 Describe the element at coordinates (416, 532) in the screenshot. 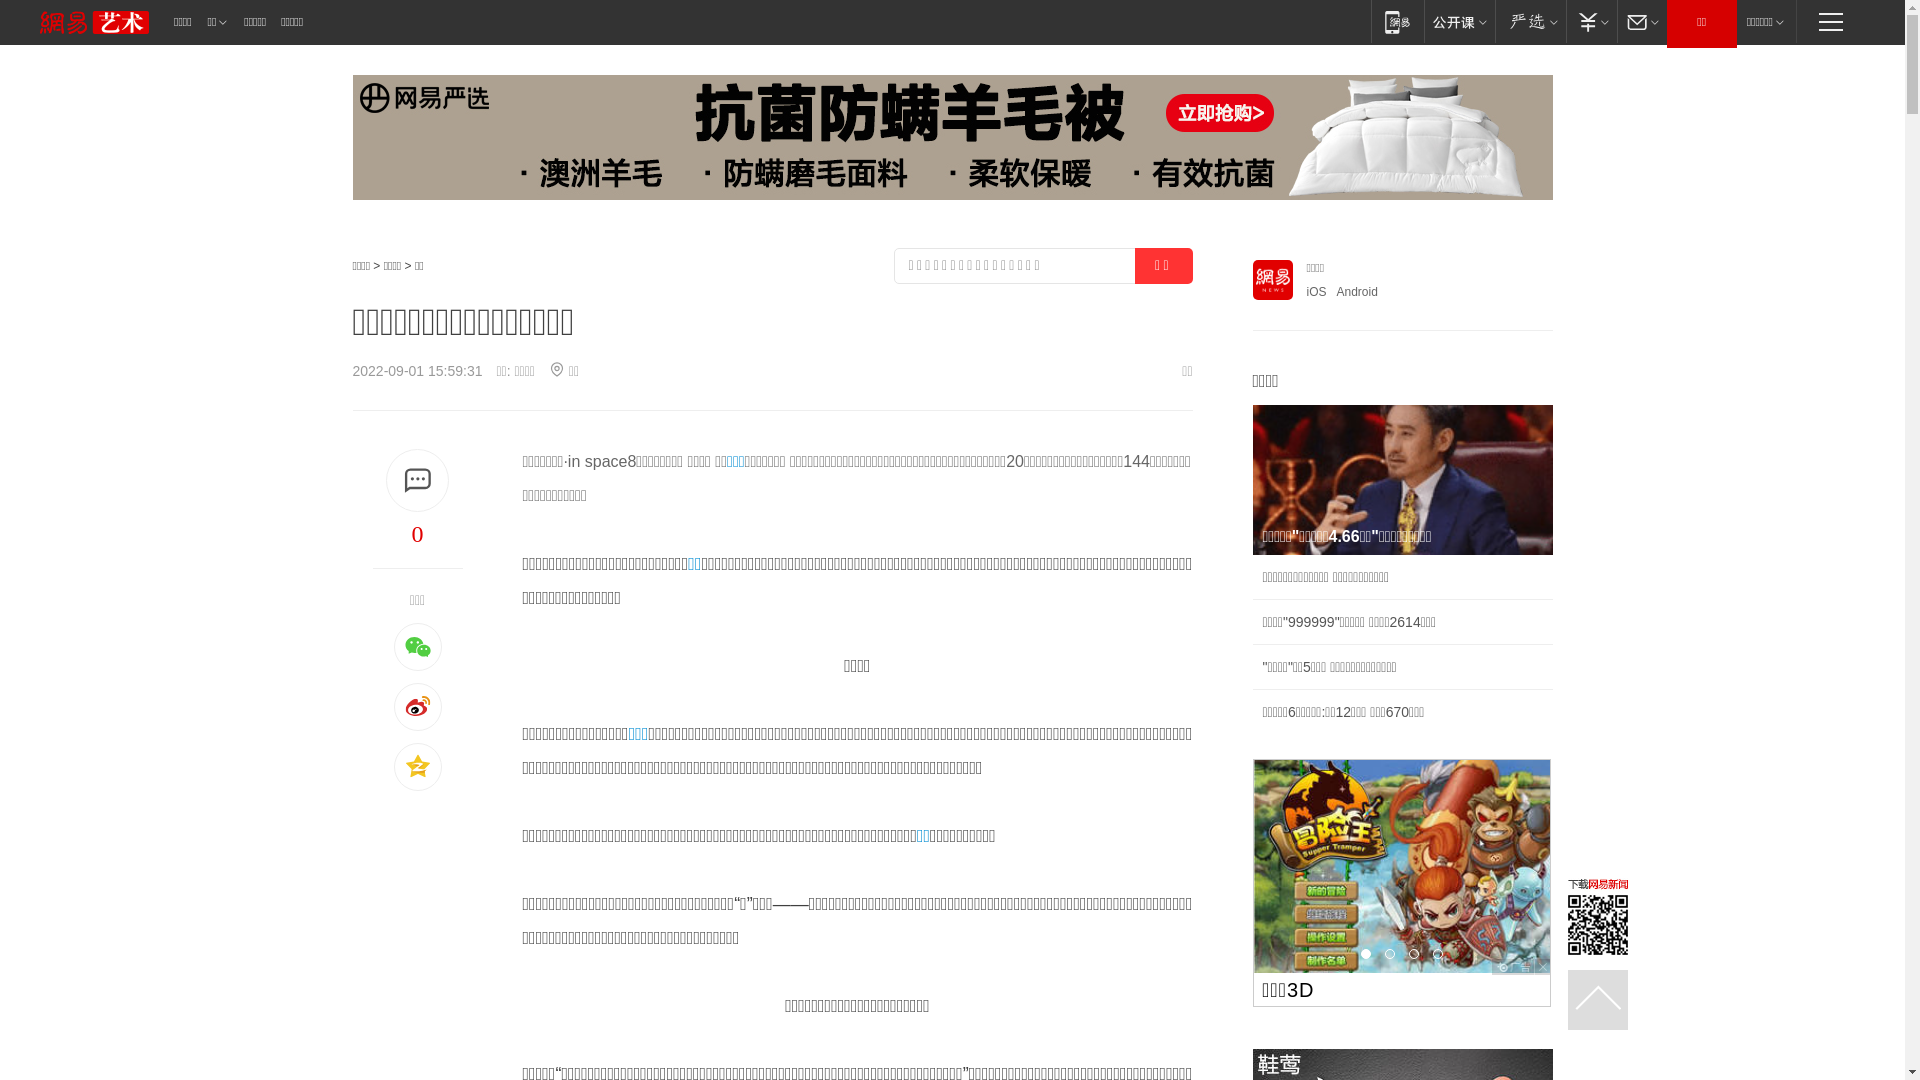

I see `'0'` at that location.